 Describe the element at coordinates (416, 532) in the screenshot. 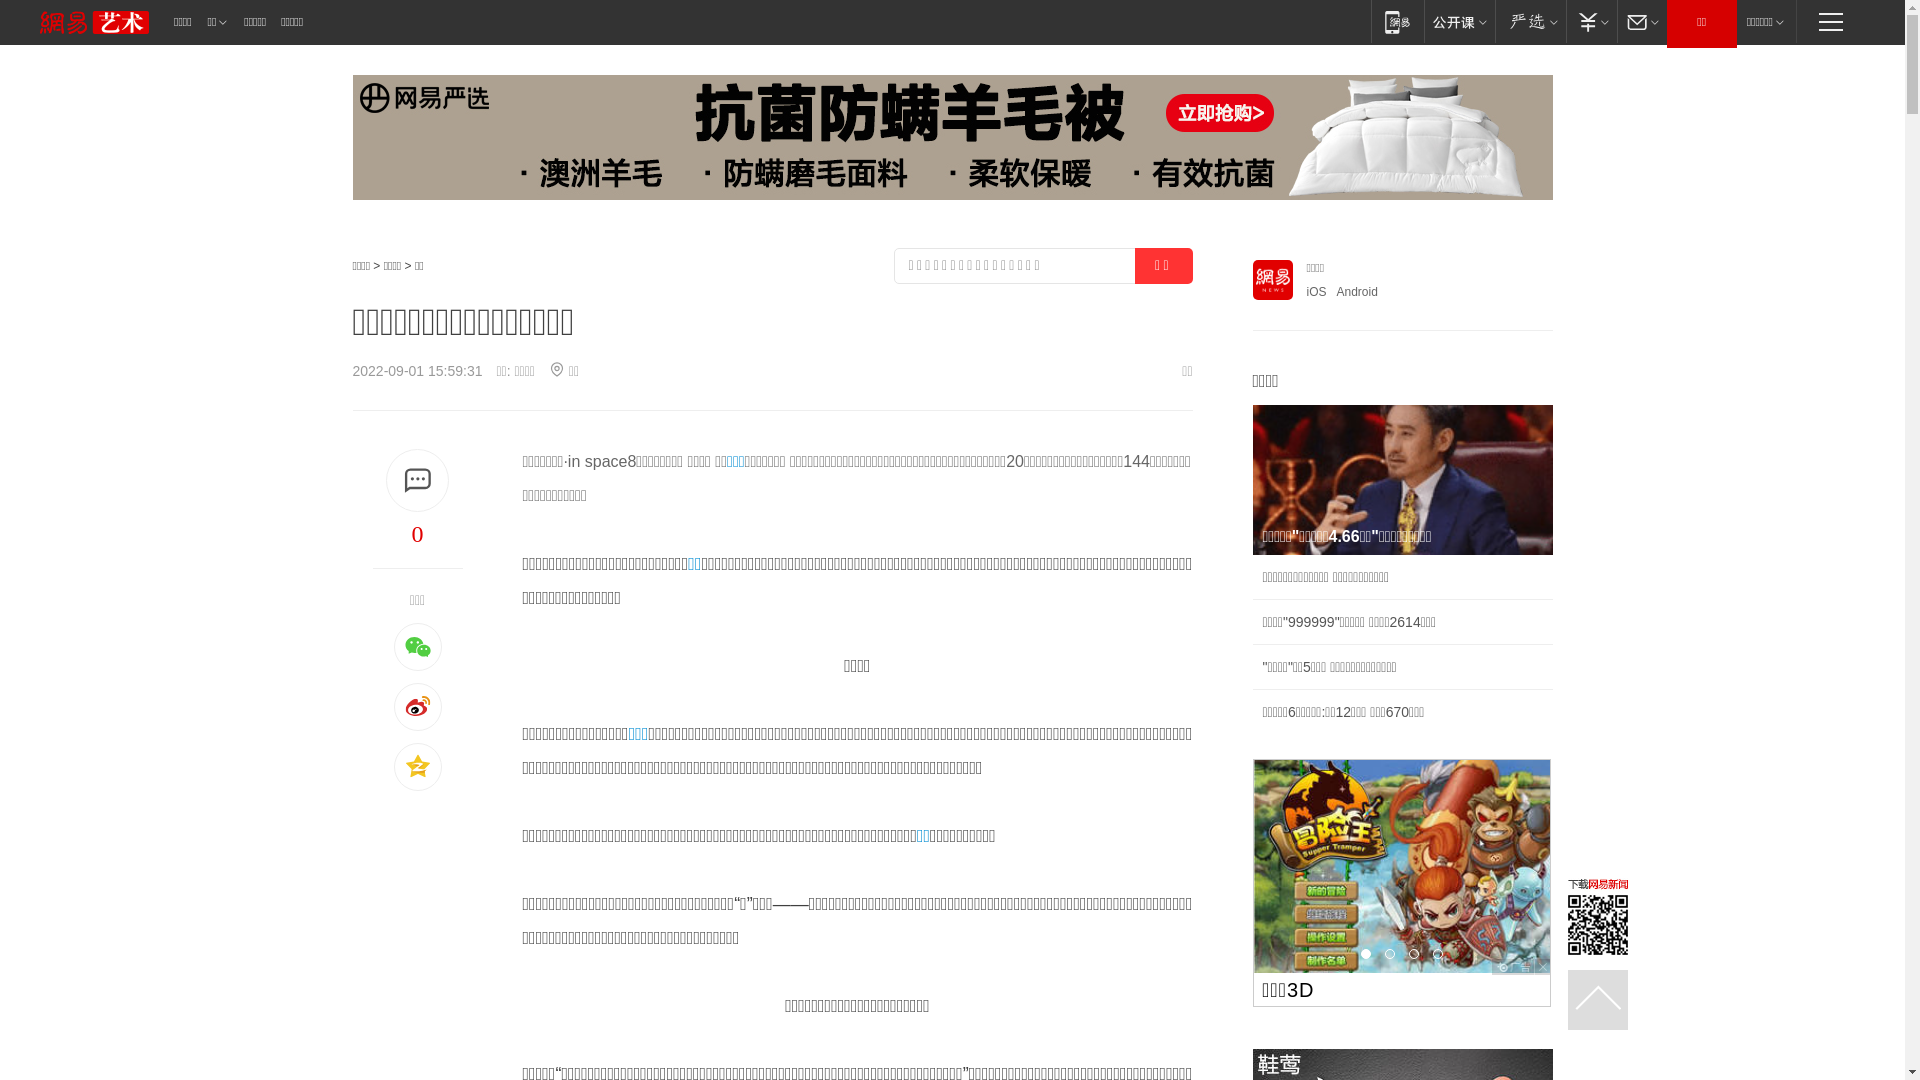

I see `'0'` at that location.